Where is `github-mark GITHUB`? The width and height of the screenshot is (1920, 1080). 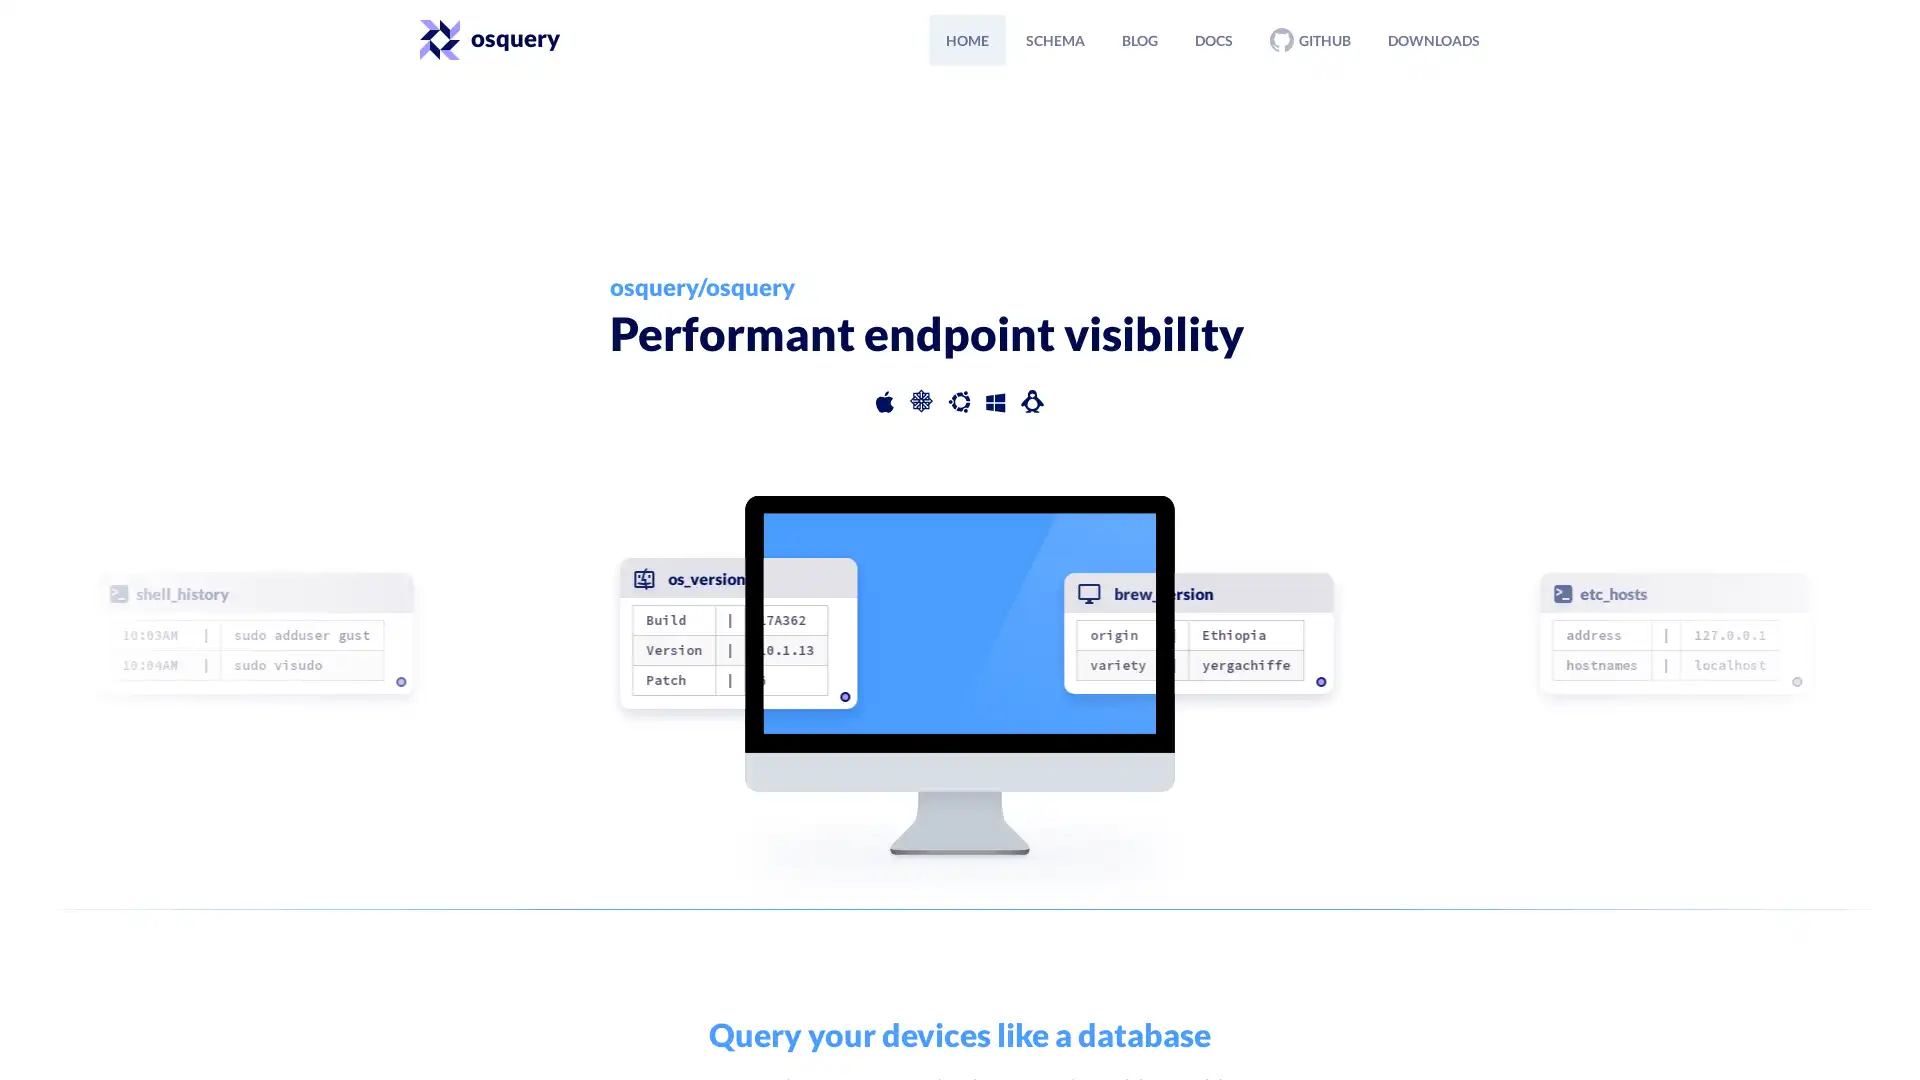 github-mark GITHUB is located at coordinates (1310, 39).